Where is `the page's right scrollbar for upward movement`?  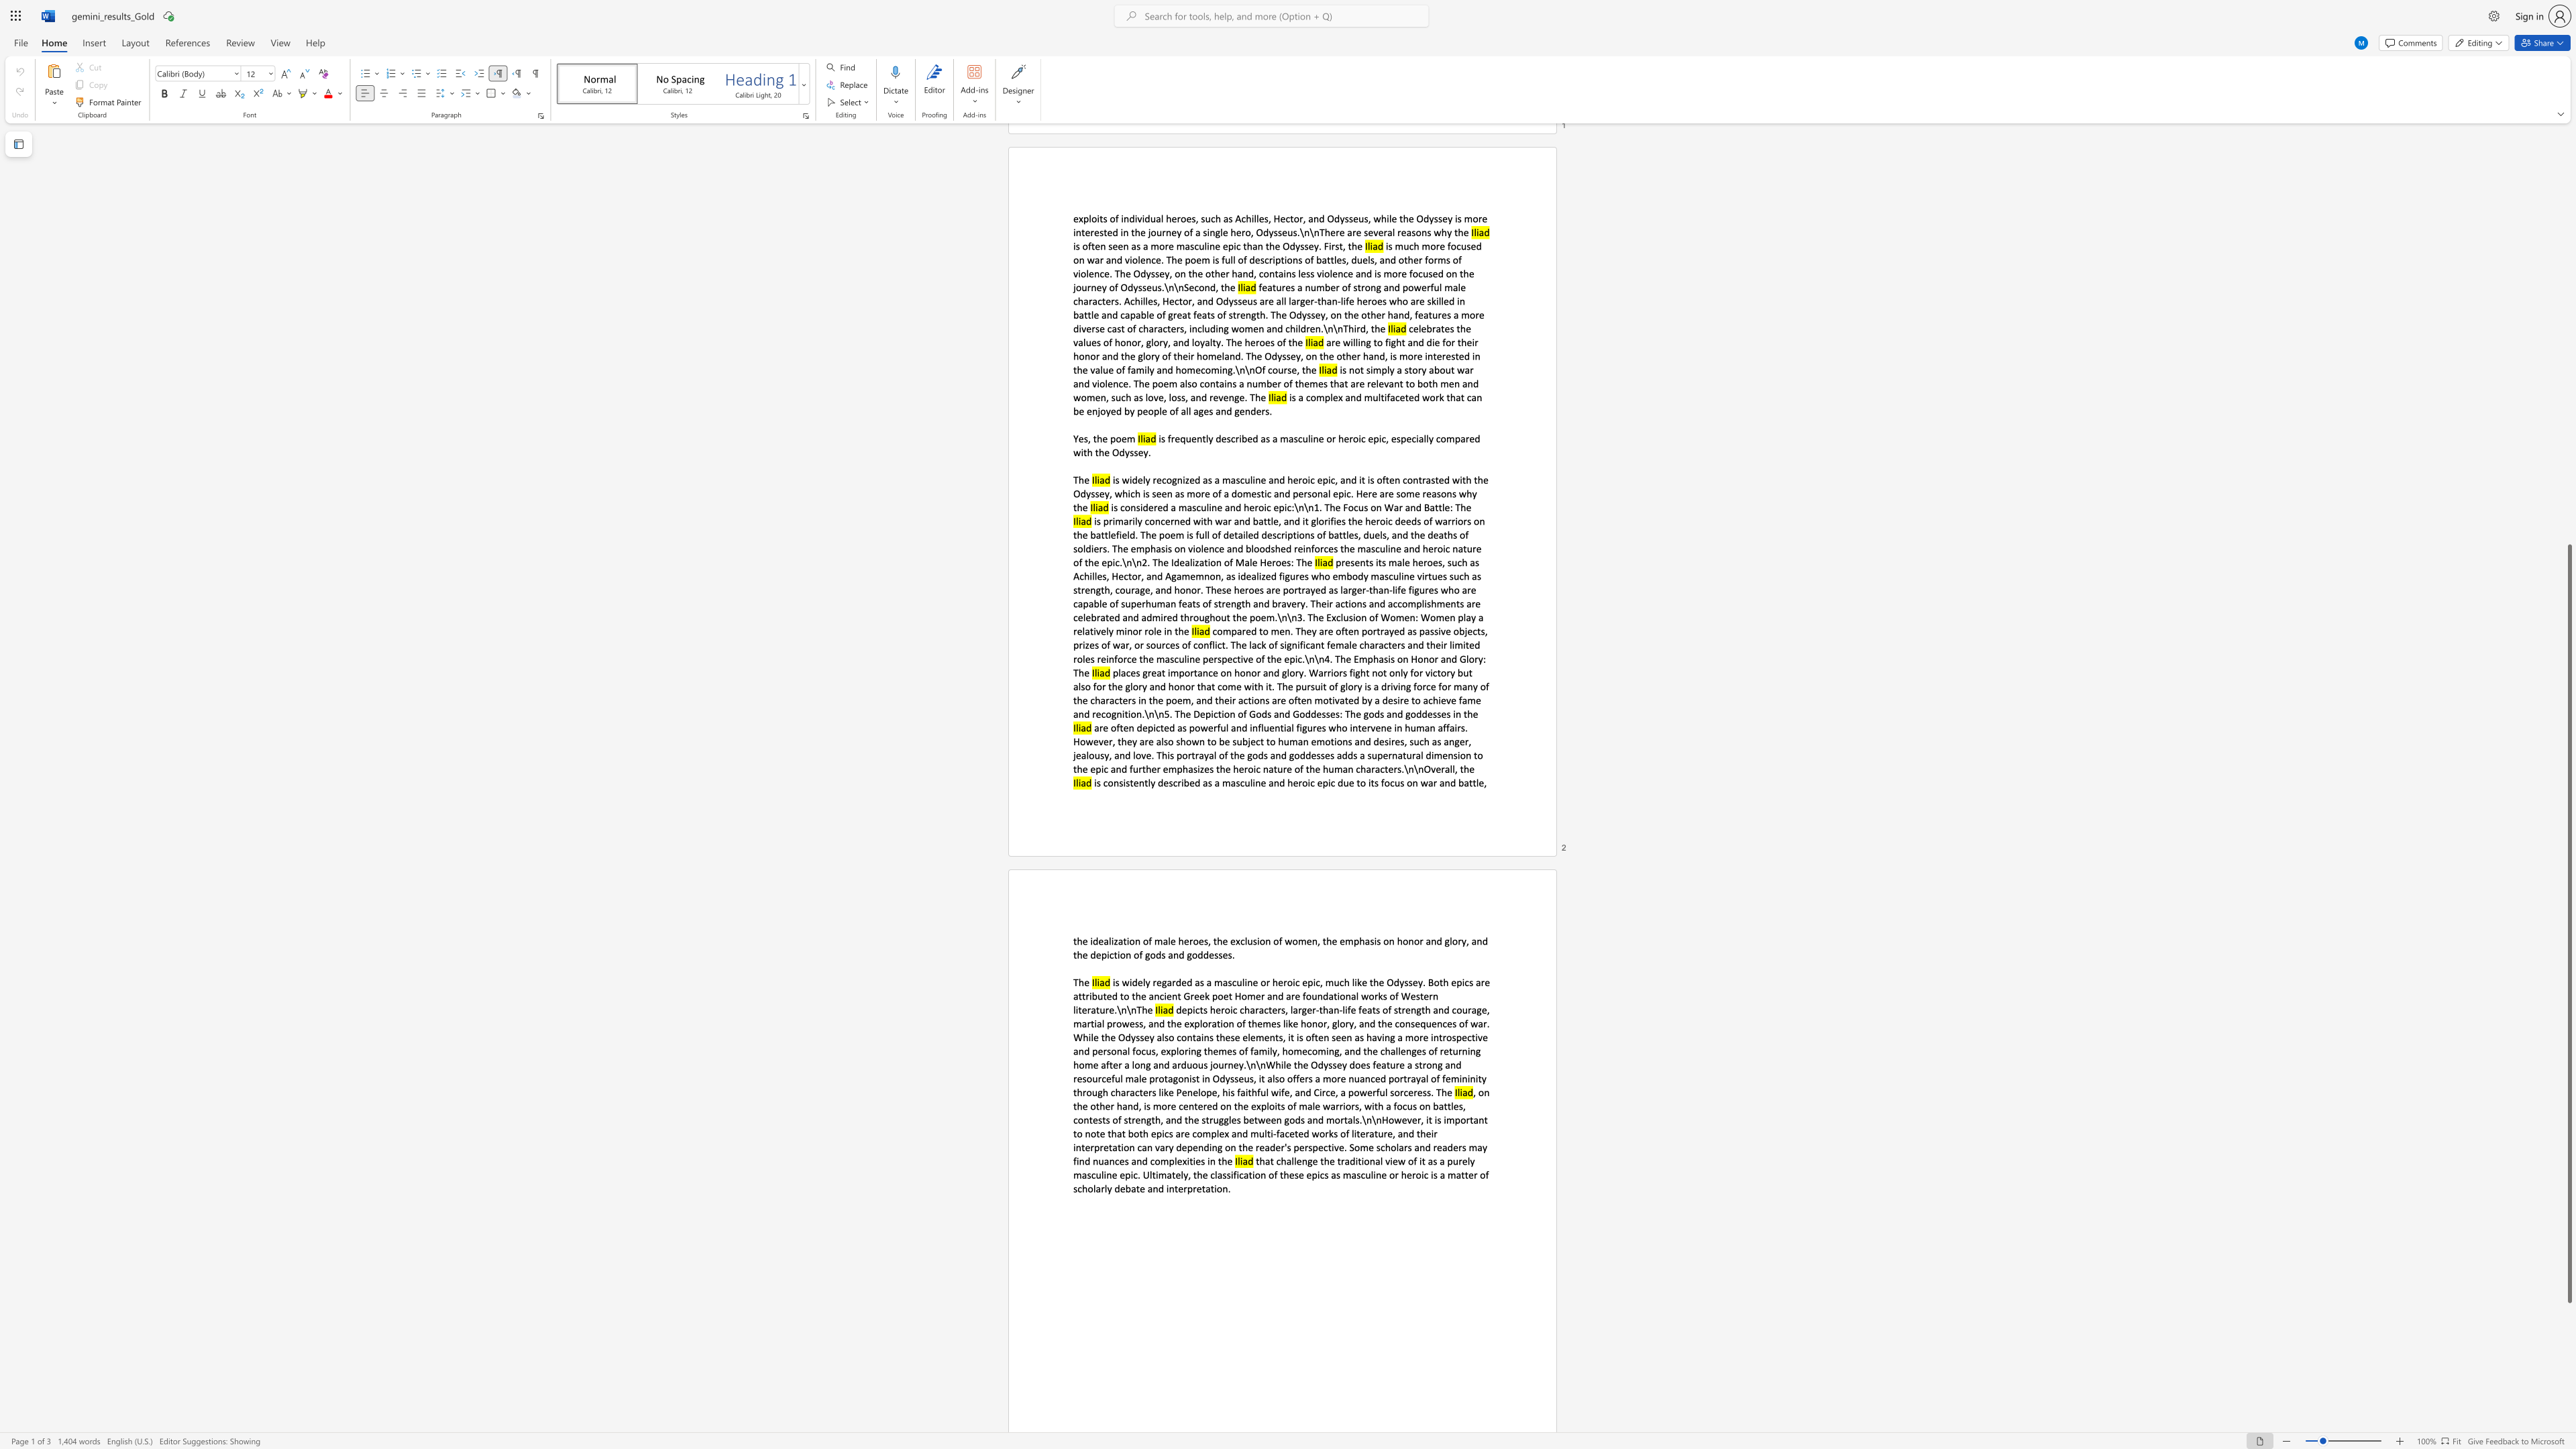 the page's right scrollbar for upward movement is located at coordinates (2568, 341).